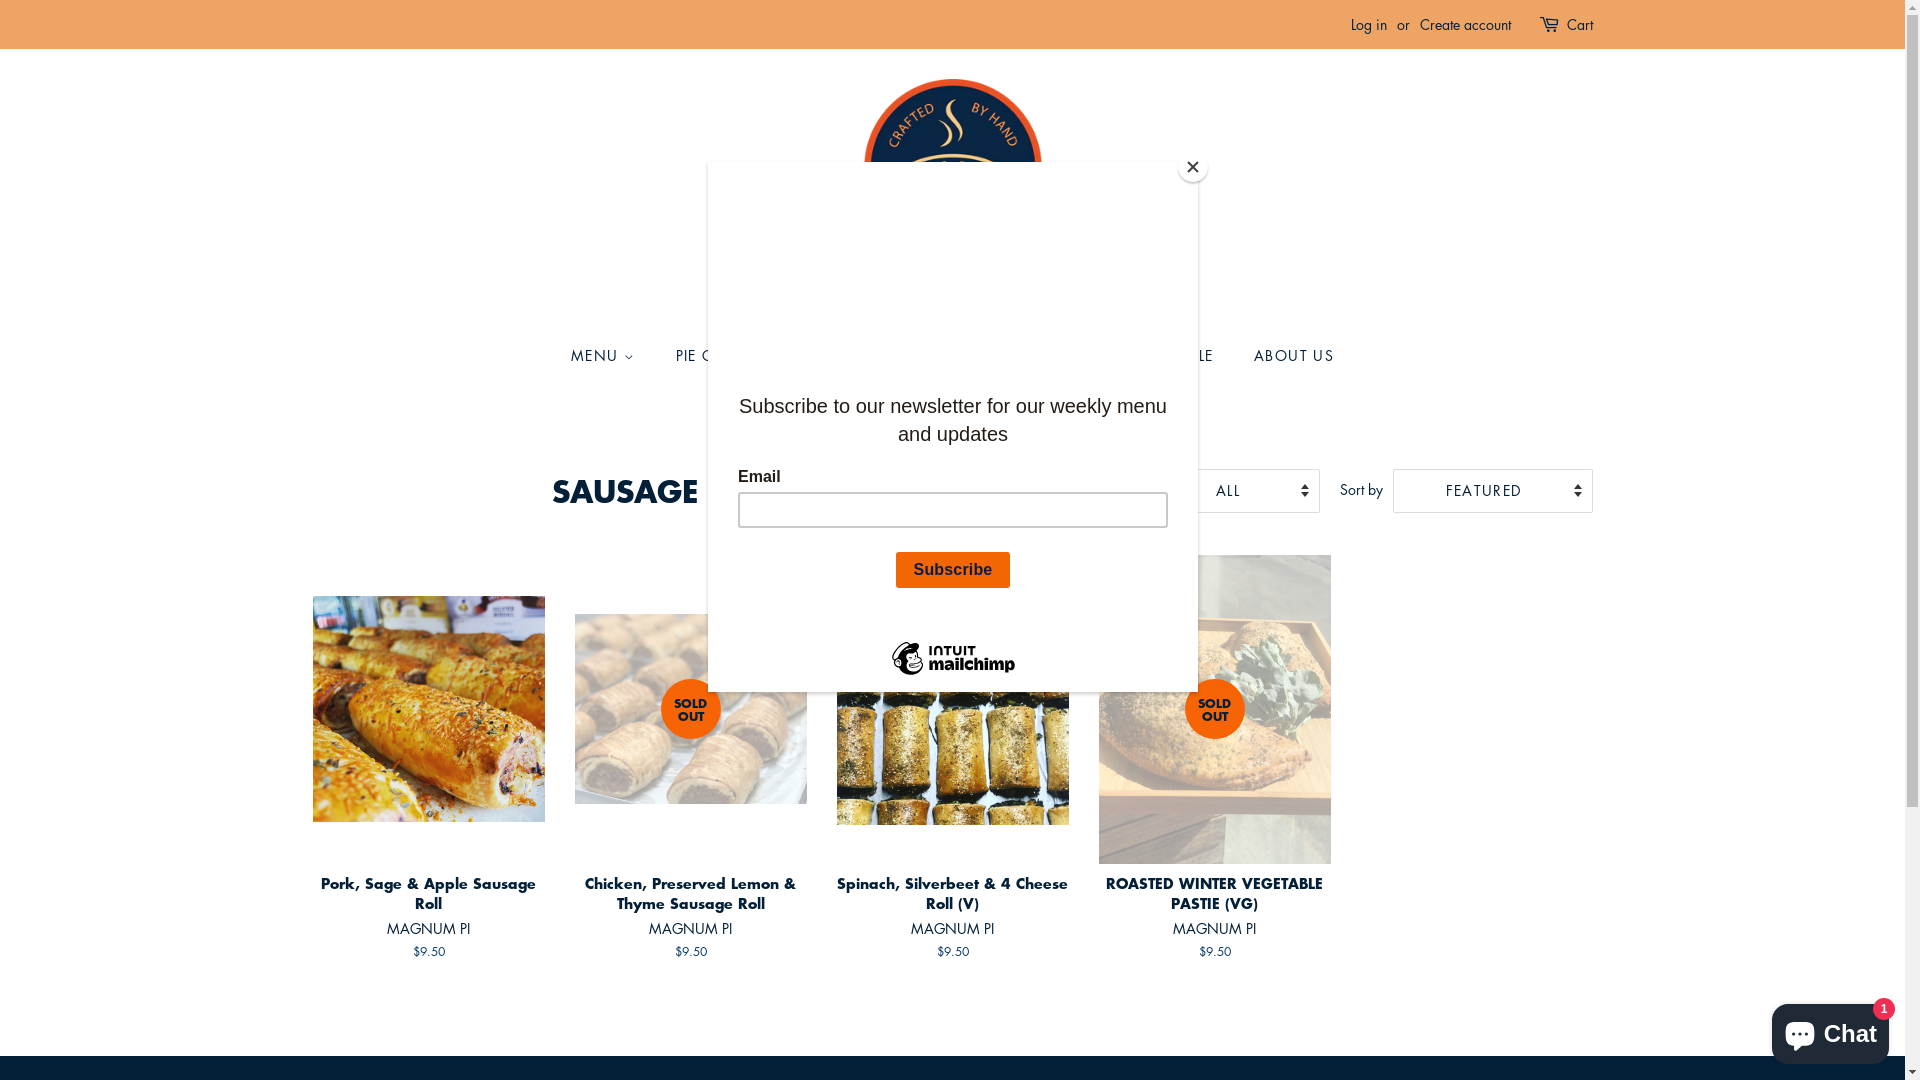 This screenshot has width=1920, height=1080. Describe the element at coordinates (1830, 1029) in the screenshot. I see `'Shopify online store chat'` at that location.